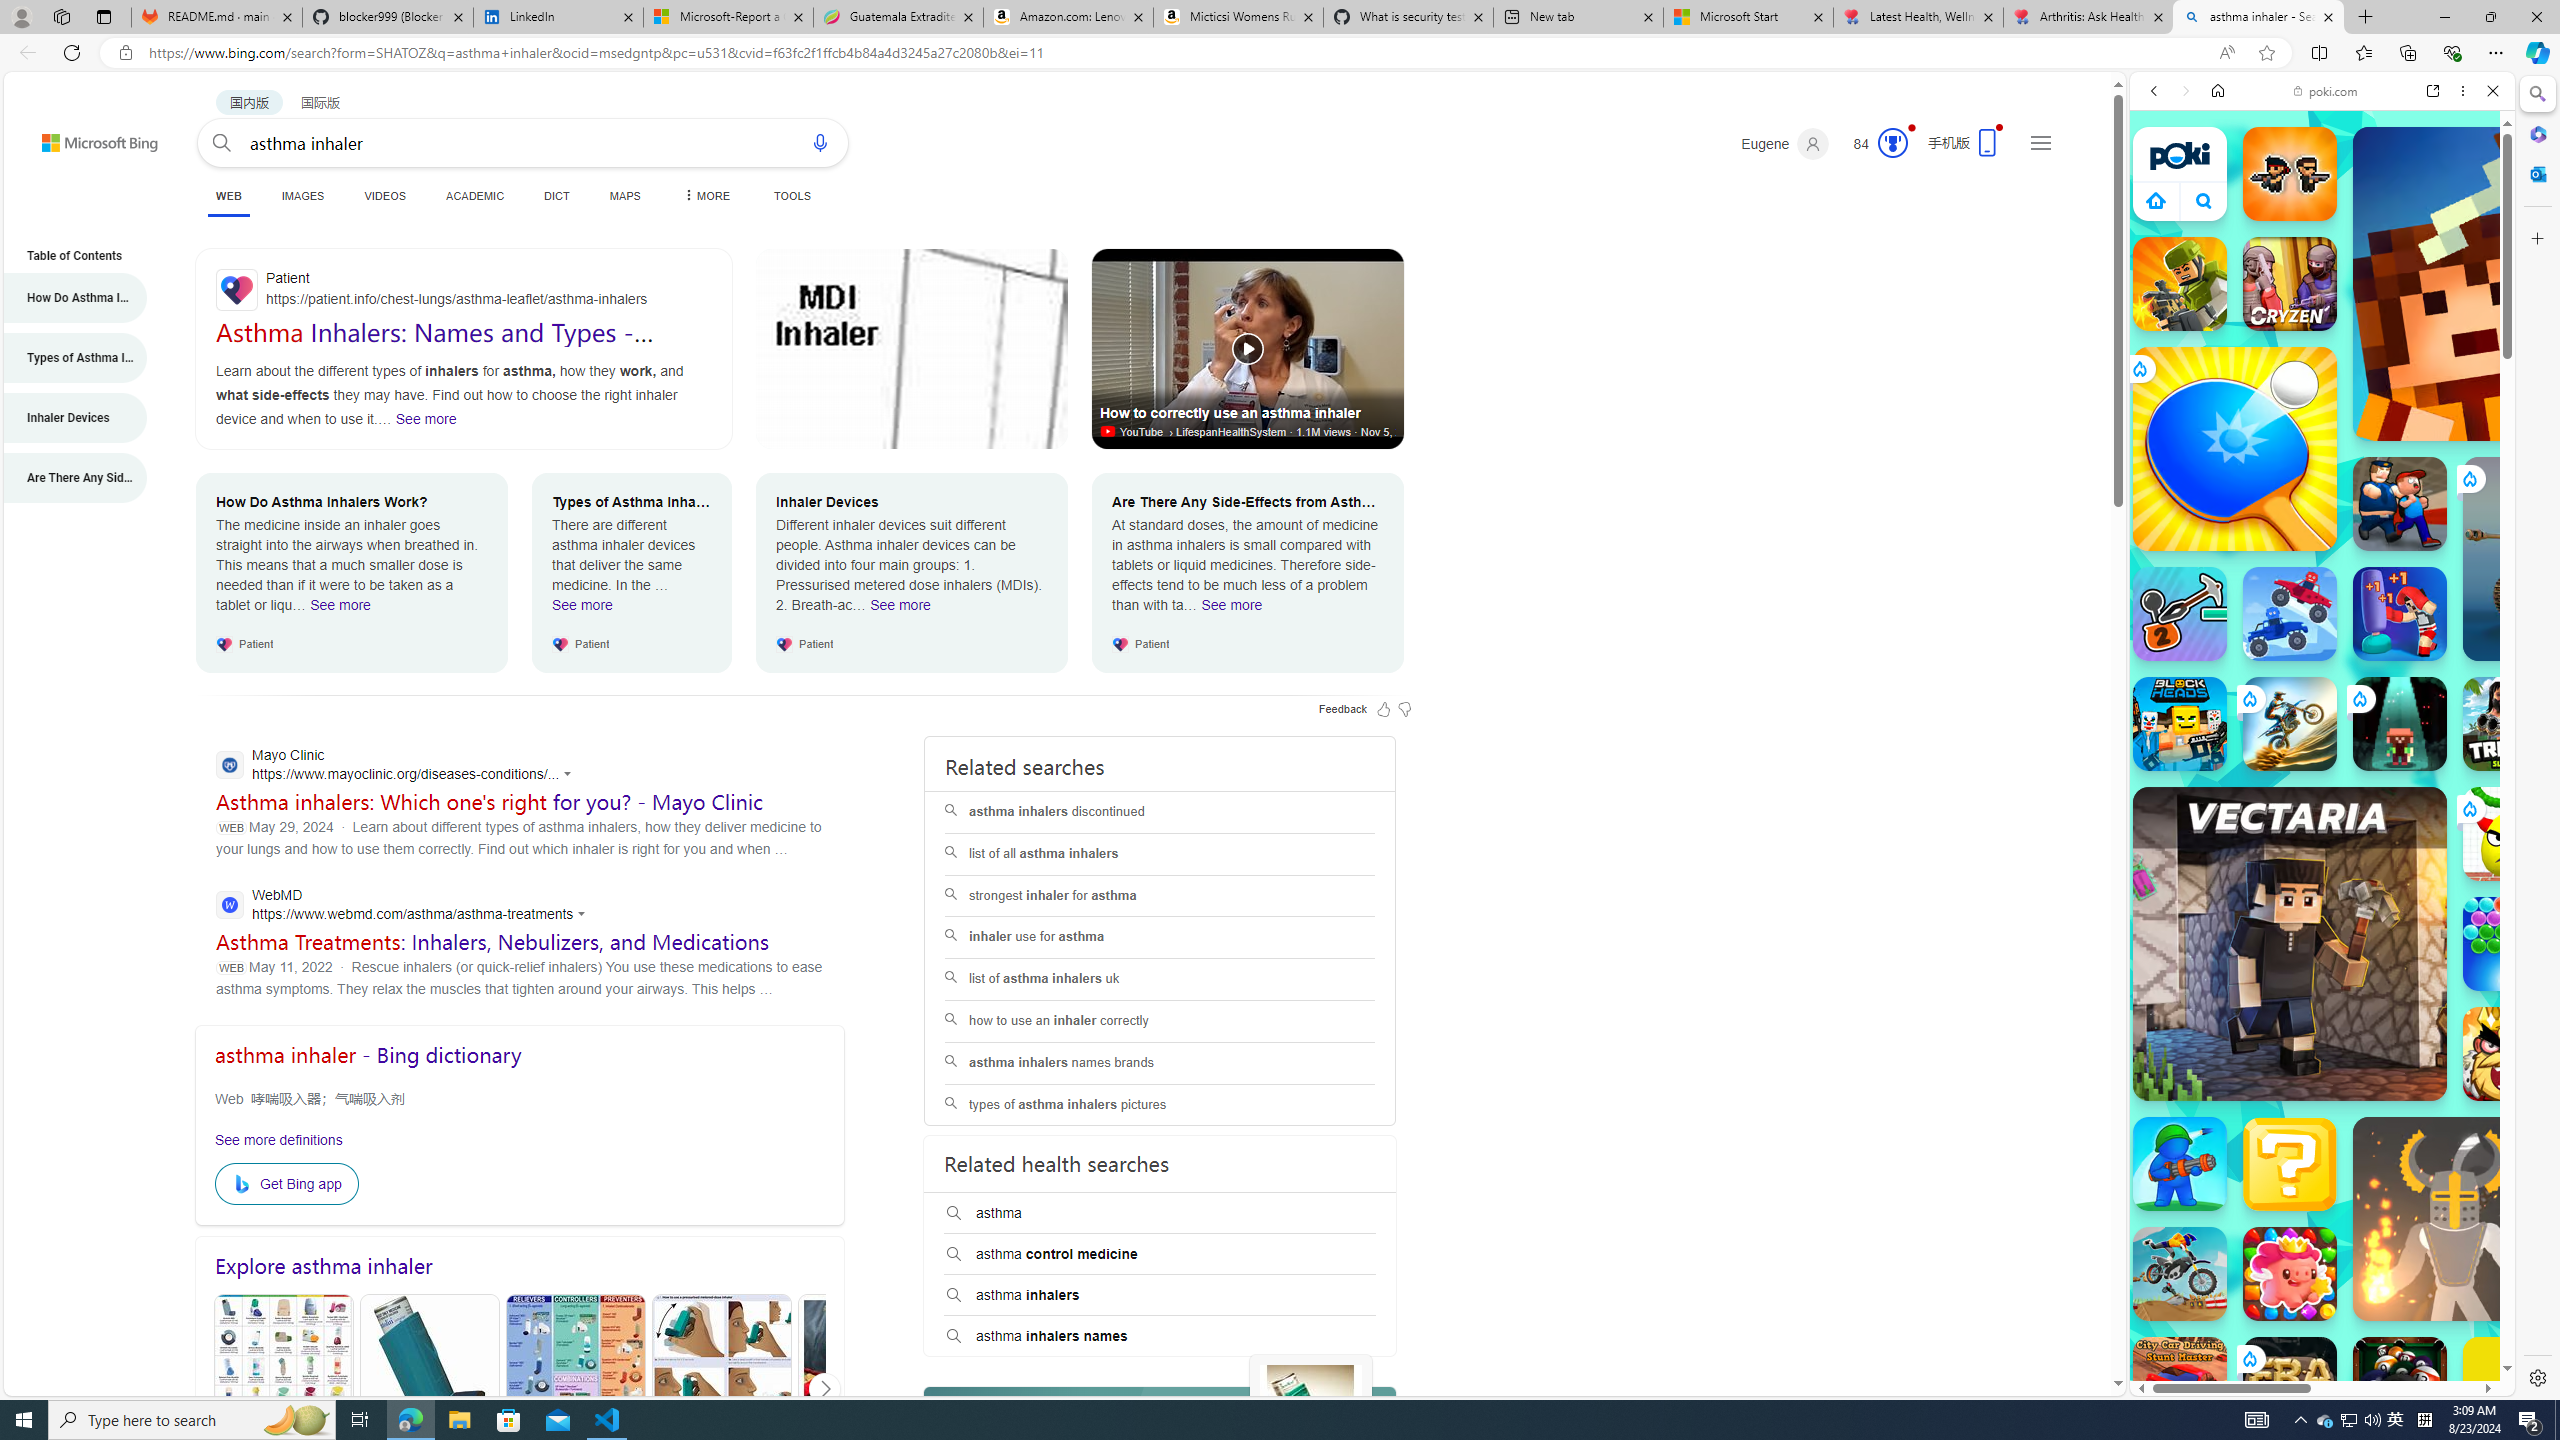  I want to click on 'War Master', so click(2178, 1164).